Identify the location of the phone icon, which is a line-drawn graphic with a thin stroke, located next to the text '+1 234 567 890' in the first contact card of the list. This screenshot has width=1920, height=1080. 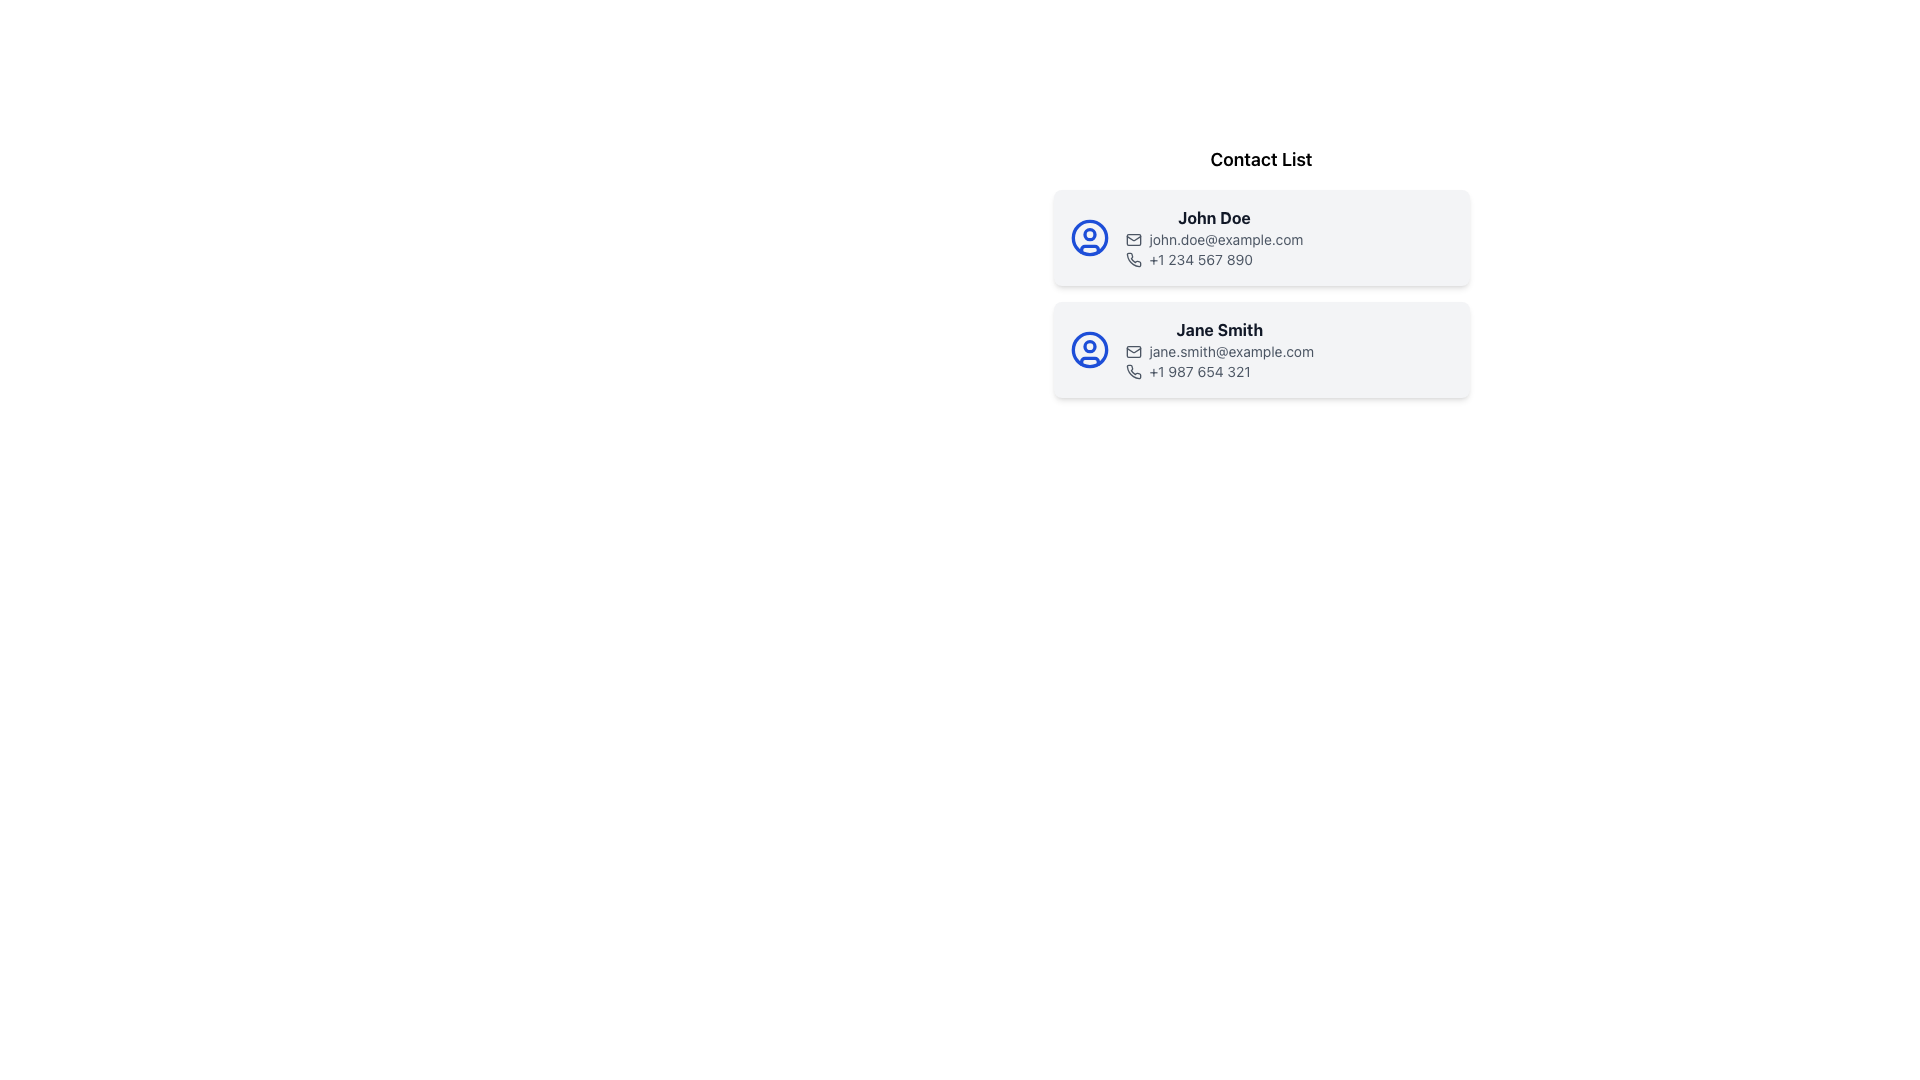
(1133, 258).